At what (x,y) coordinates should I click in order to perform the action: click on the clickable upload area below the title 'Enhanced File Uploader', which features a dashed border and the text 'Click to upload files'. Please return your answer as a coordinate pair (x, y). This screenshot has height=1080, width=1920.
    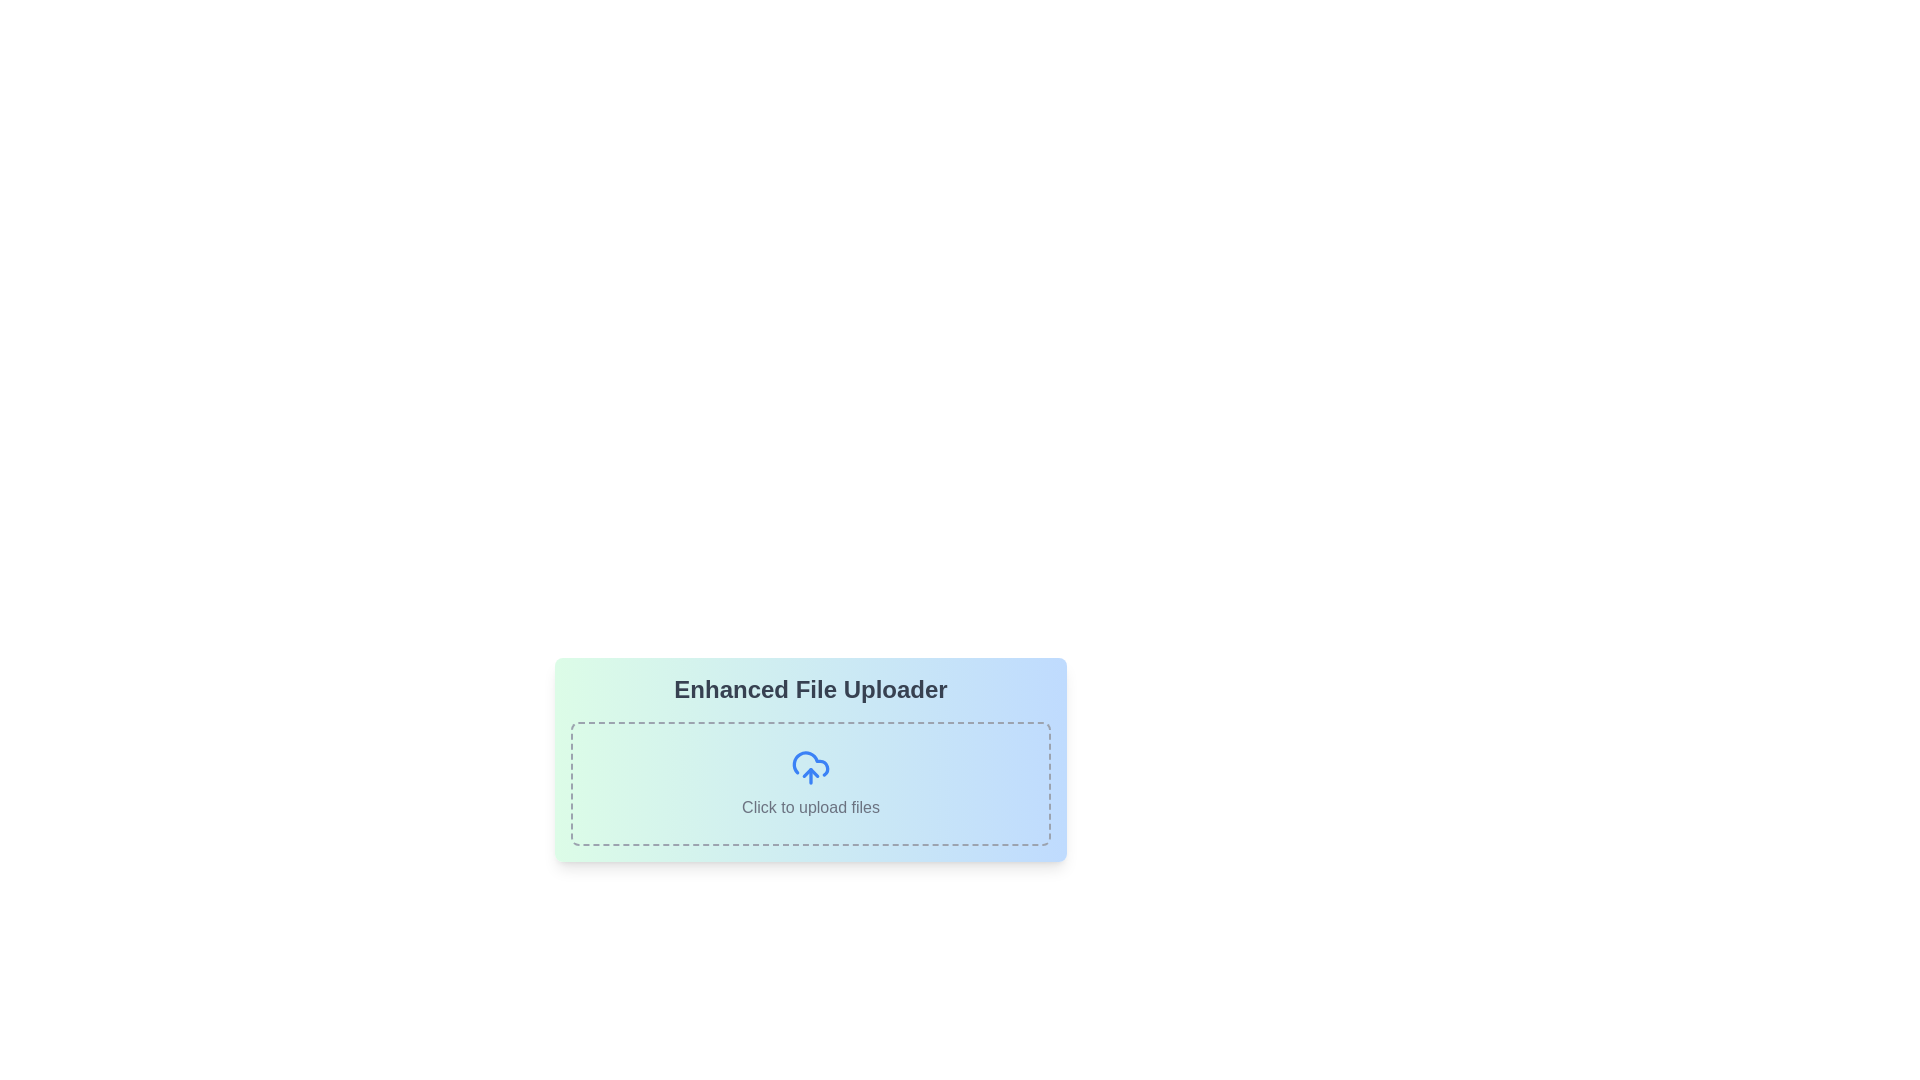
    Looking at the image, I should click on (811, 782).